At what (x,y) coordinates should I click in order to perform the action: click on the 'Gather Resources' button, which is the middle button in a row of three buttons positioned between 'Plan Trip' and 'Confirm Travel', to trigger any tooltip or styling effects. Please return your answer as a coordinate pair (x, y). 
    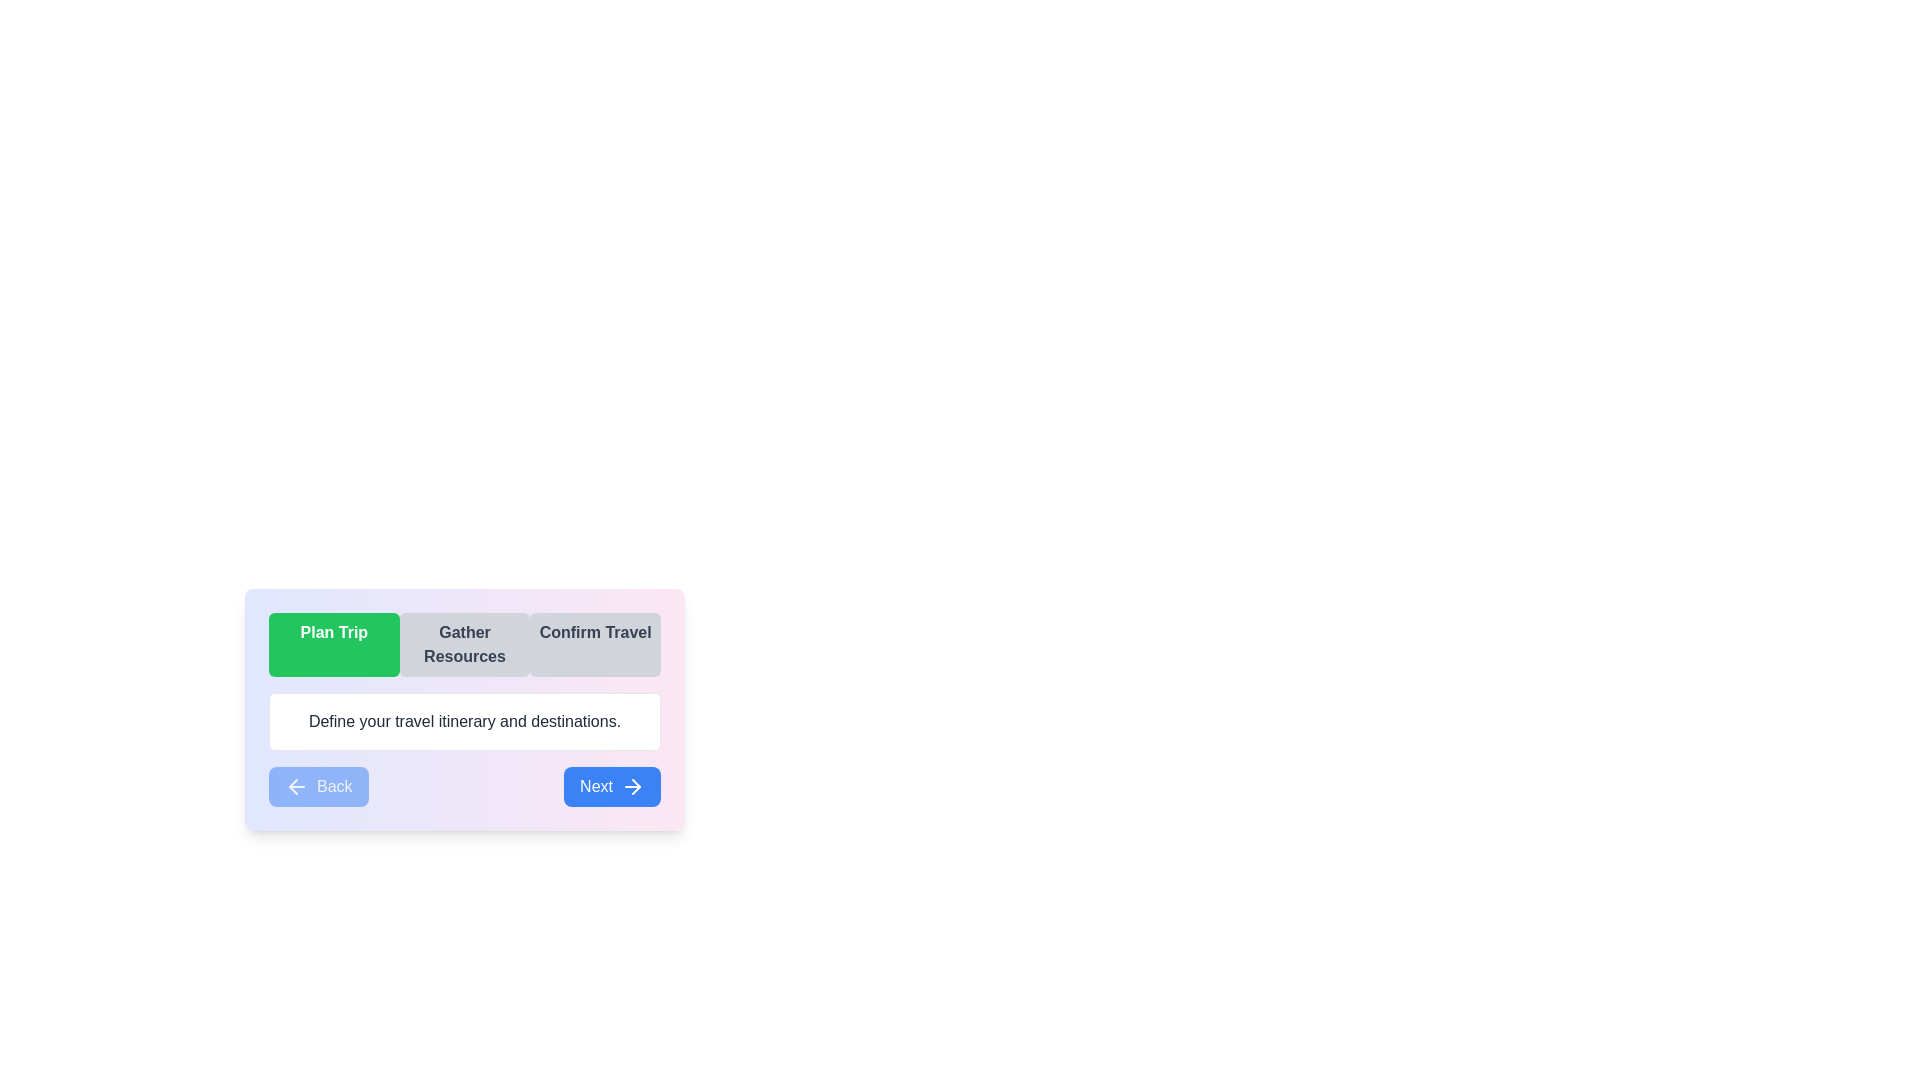
    Looking at the image, I should click on (464, 644).